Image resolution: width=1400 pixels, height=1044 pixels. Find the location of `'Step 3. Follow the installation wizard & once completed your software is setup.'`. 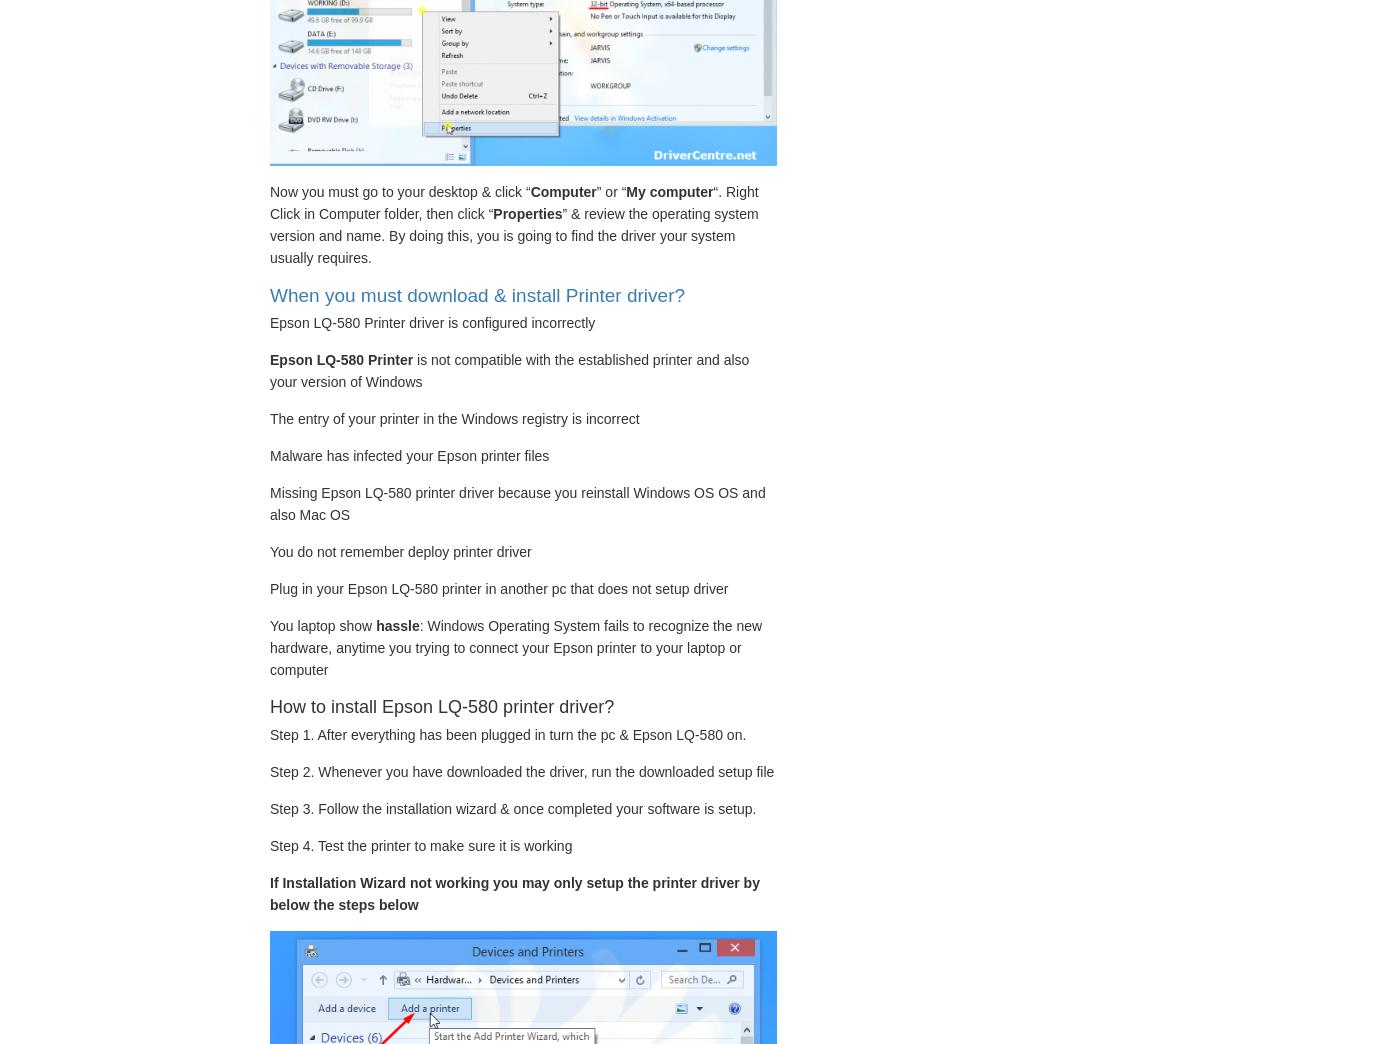

'Step 3. Follow the installation wizard & once completed your software is setup.' is located at coordinates (270, 806).